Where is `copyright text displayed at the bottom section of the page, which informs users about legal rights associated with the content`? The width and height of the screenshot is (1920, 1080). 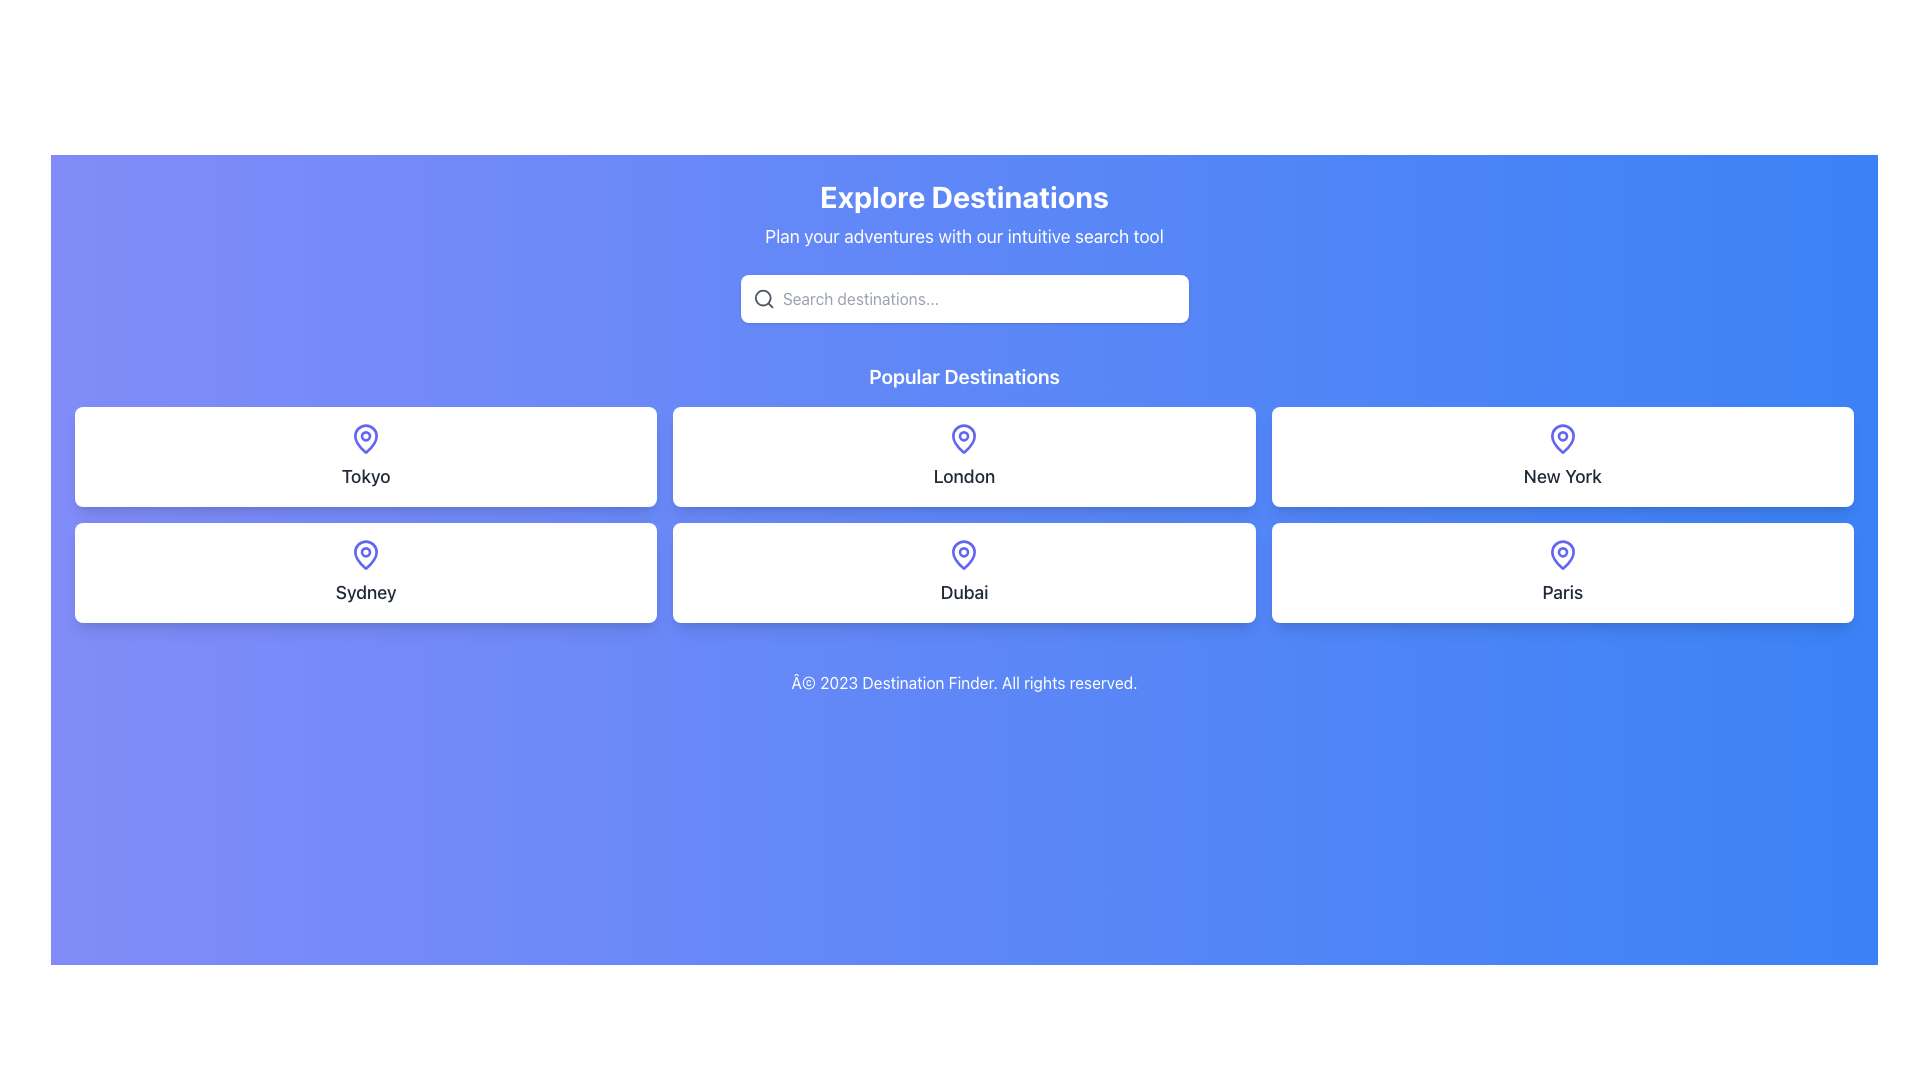
copyright text displayed at the bottom section of the page, which informs users about legal rights associated with the content is located at coordinates (964, 681).